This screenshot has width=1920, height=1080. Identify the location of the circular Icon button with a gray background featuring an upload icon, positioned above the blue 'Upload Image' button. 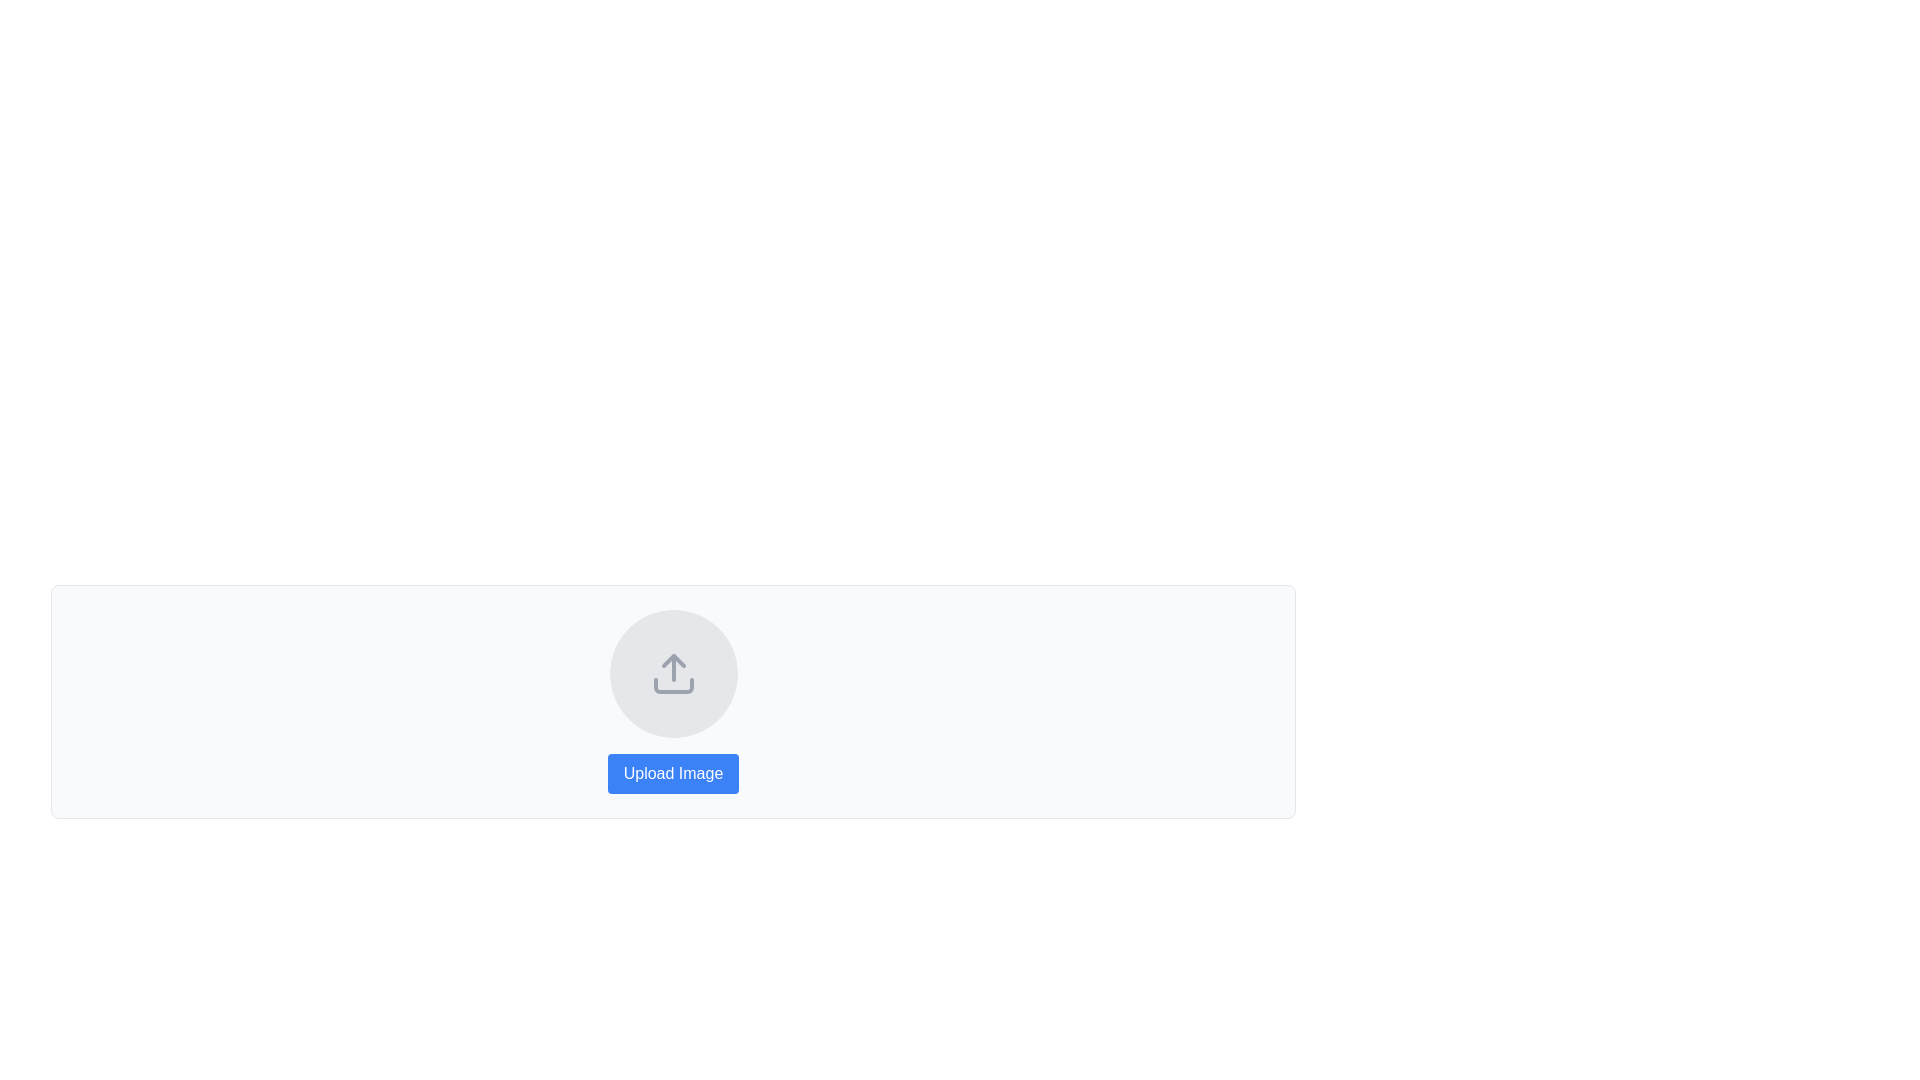
(673, 674).